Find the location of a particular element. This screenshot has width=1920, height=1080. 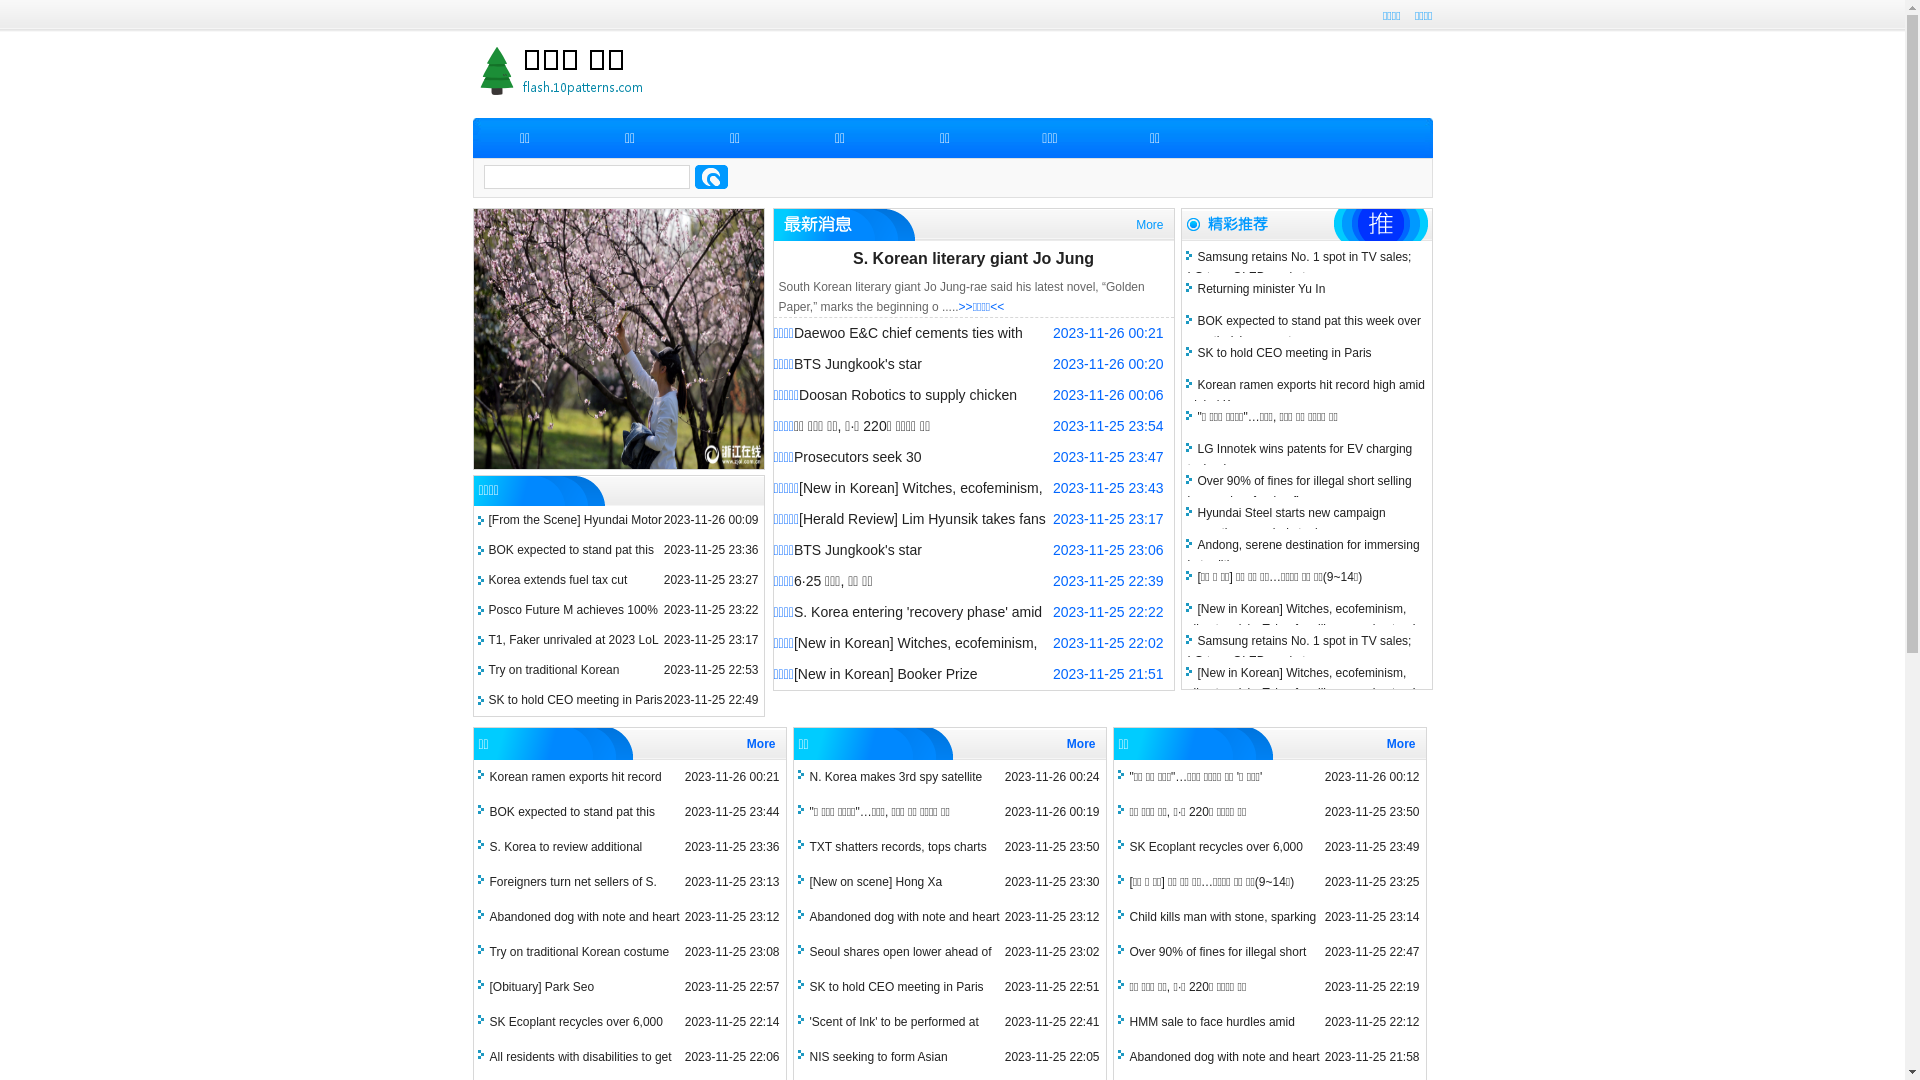

'SK to hold CEO meeting in Paris' is located at coordinates (800, 986).